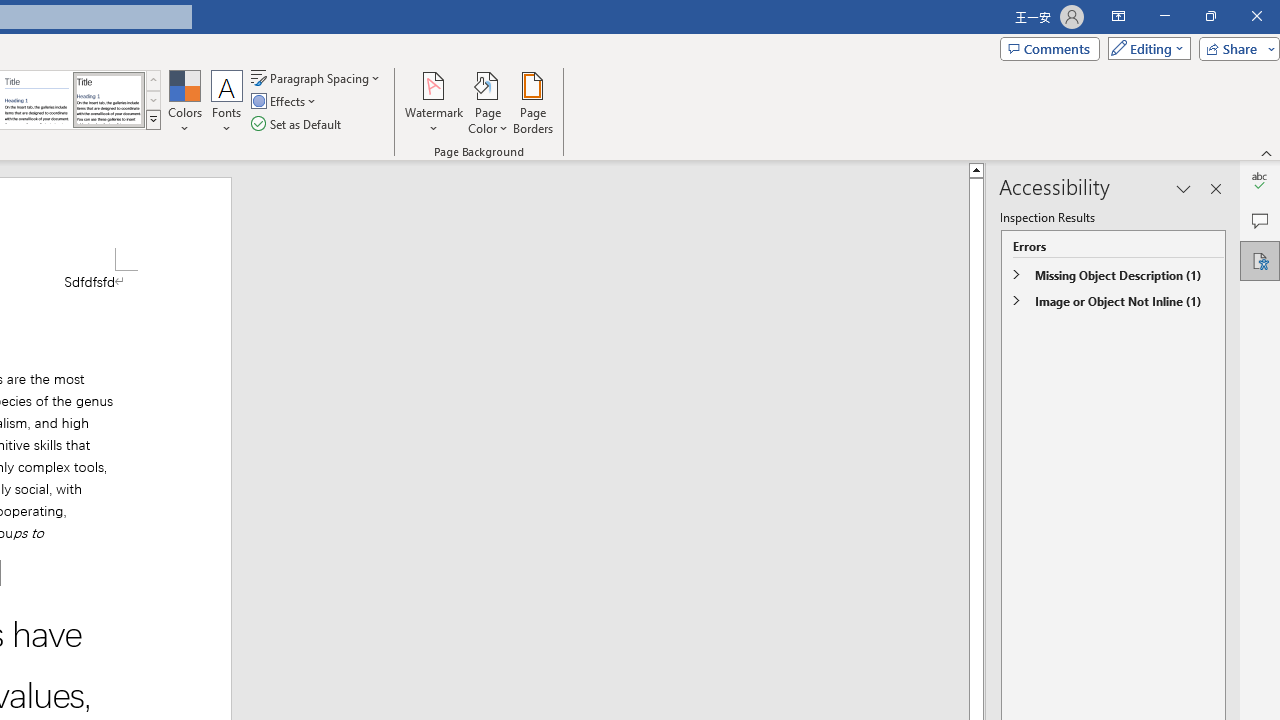  Describe the element at coordinates (433, 103) in the screenshot. I see `'Watermark'` at that location.